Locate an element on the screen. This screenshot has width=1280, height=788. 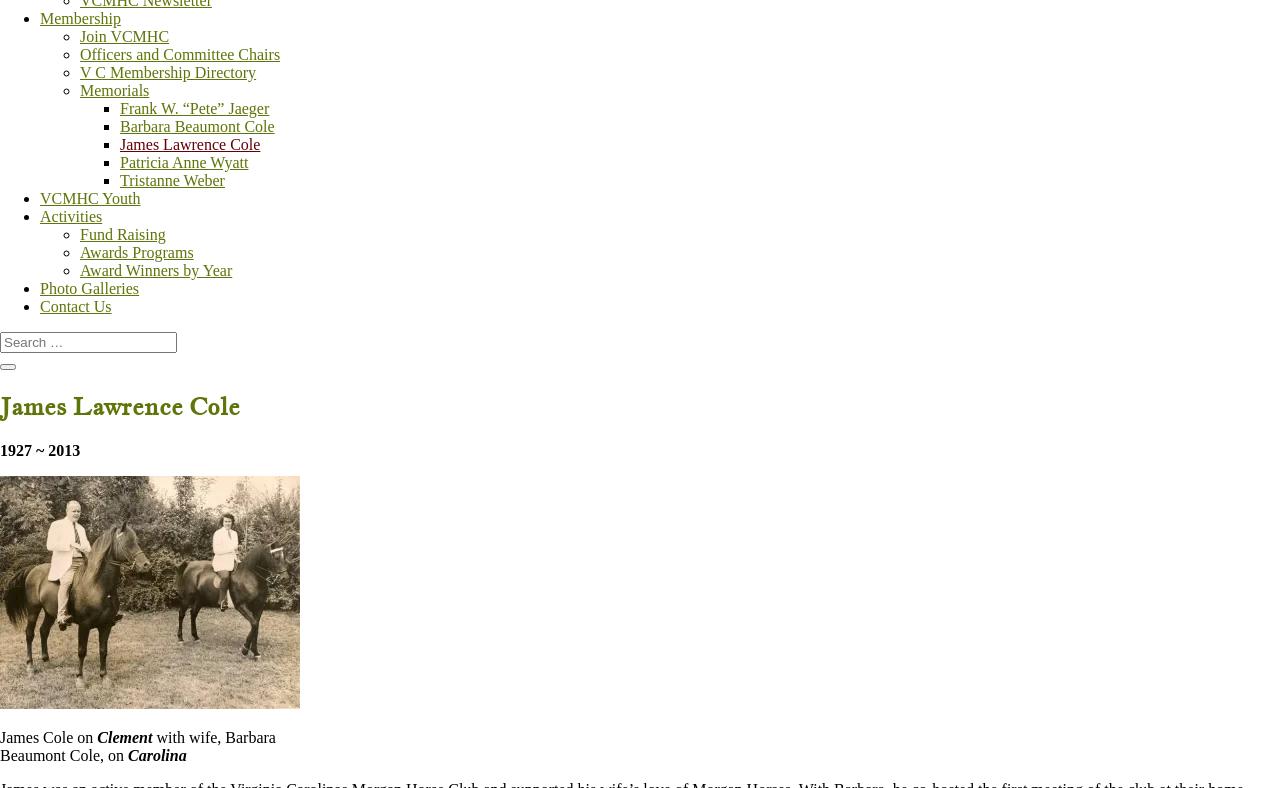
'Clement' is located at coordinates (96, 736).